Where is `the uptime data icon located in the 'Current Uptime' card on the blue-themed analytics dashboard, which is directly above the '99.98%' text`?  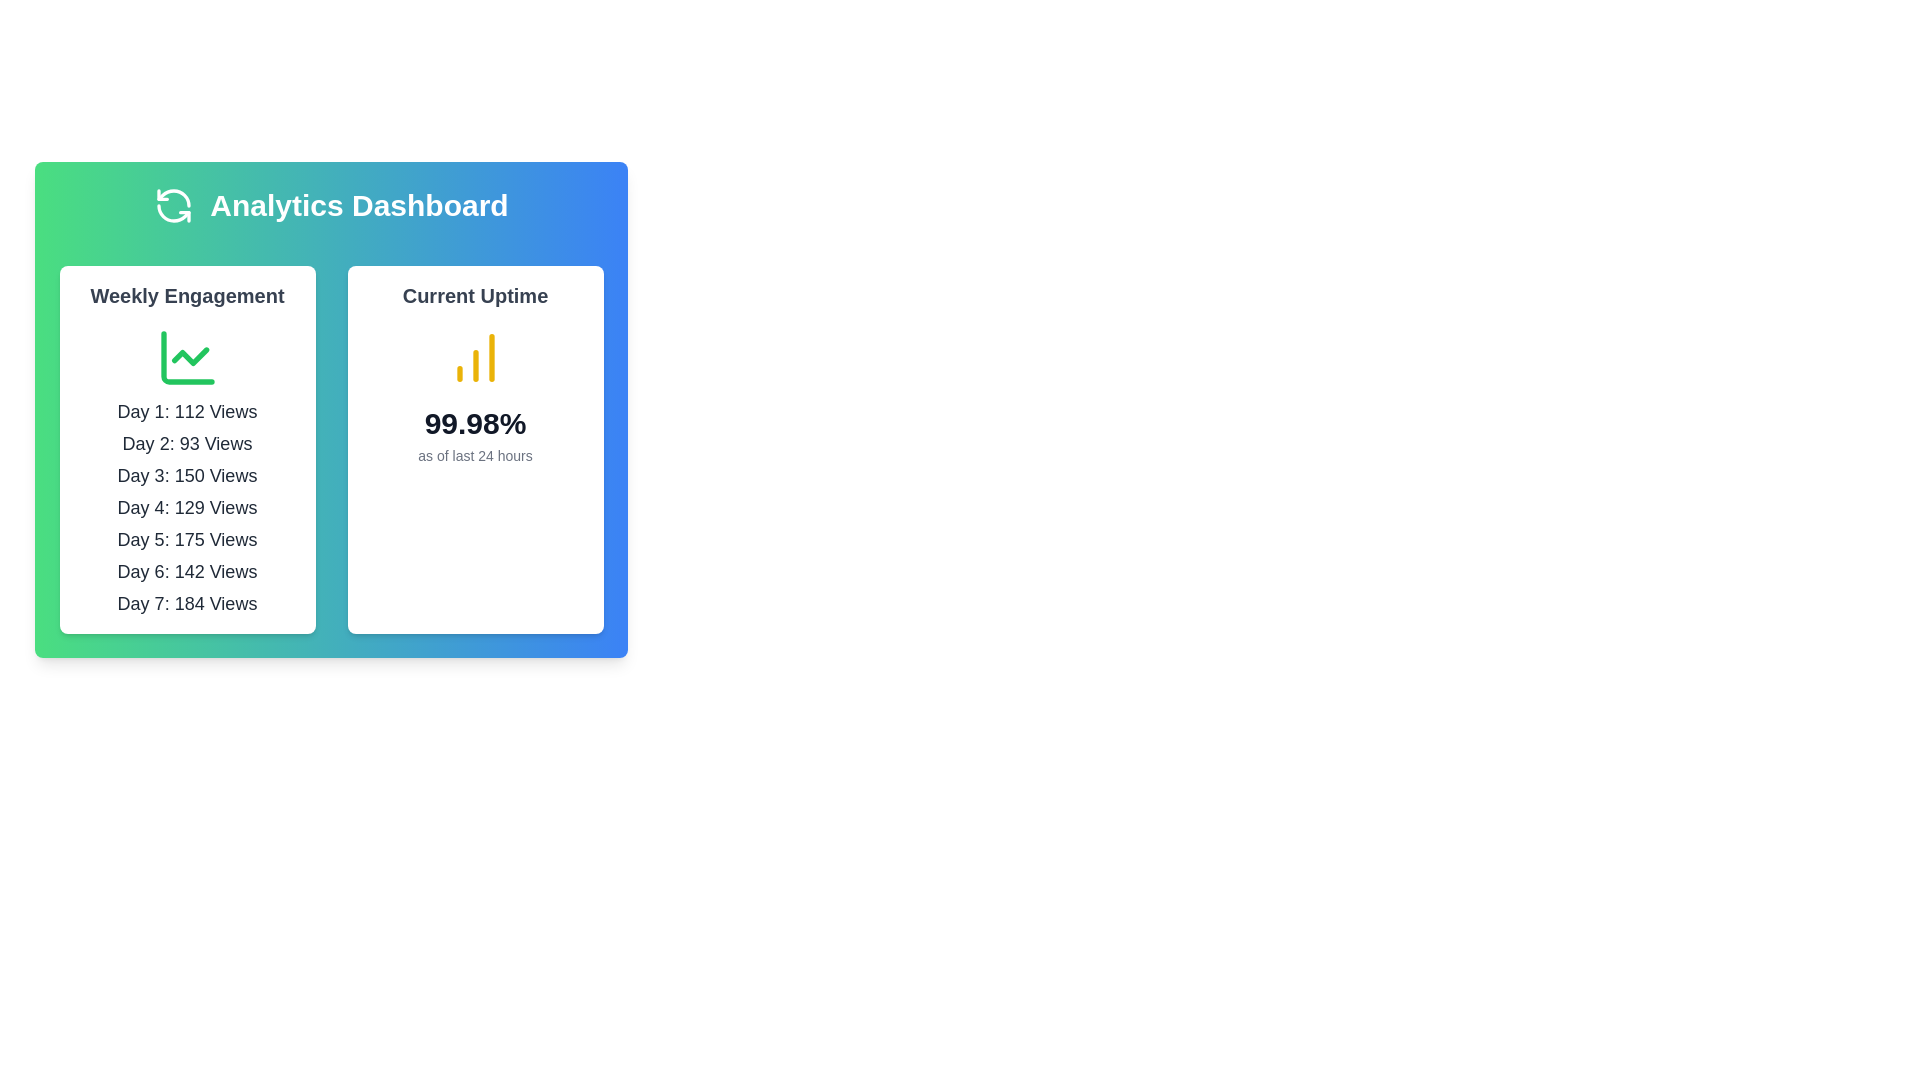
the uptime data icon located in the 'Current Uptime' card on the blue-themed analytics dashboard, which is directly above the '99.98%' text is located at coordinates (474, 357).